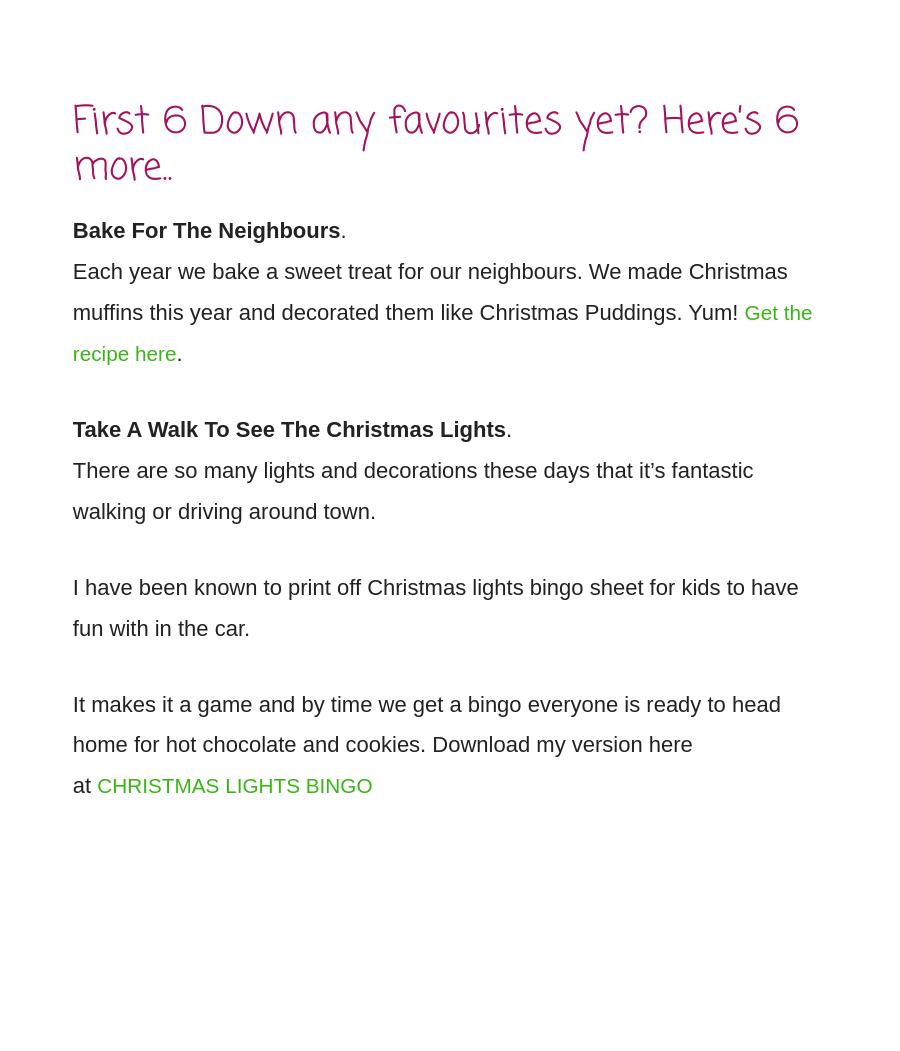 This screenshot has height=1051, width=900. I want to click on 'Each year we bake a sweet treat for our neighbours. We made Christmas muffins this year and decorated them like Christmas Puddings. Yum!', so click(429, 279).